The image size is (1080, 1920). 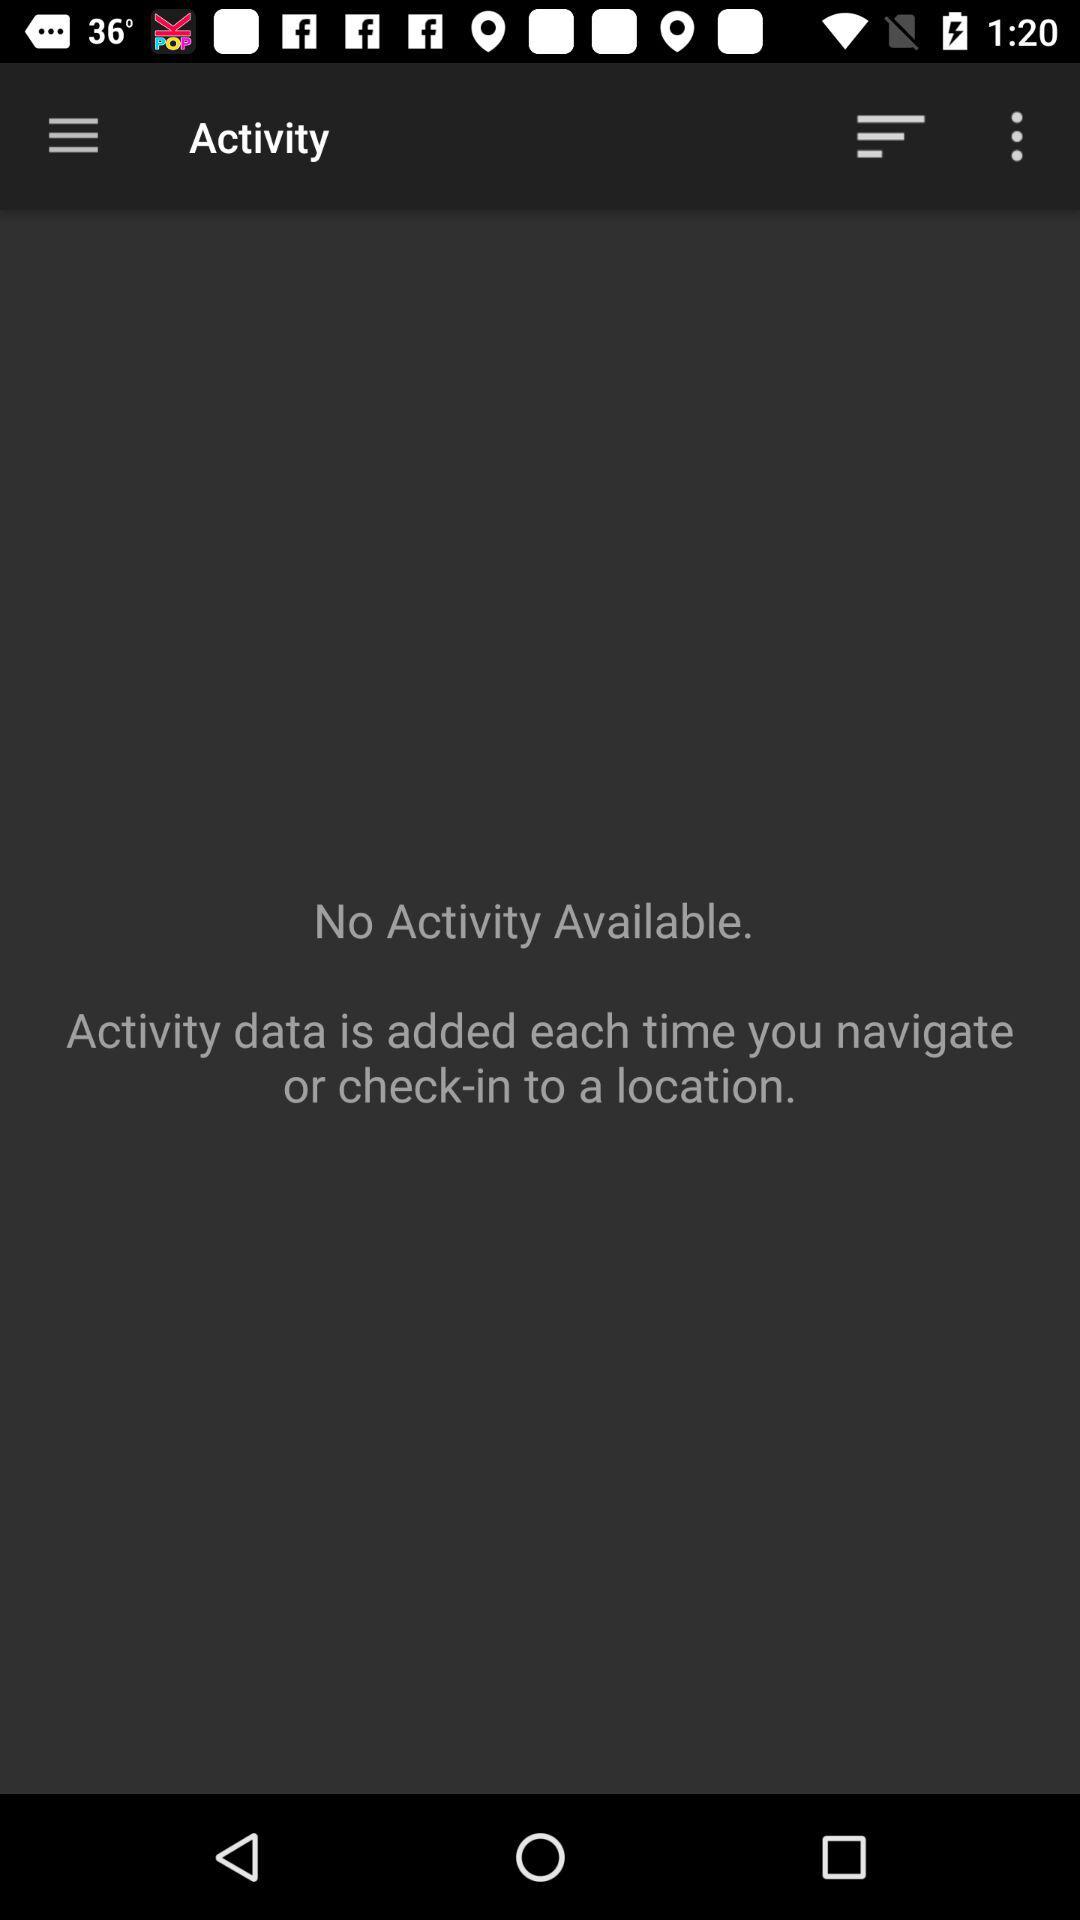 I want to click on more selections, so click(x=1017, y=135).